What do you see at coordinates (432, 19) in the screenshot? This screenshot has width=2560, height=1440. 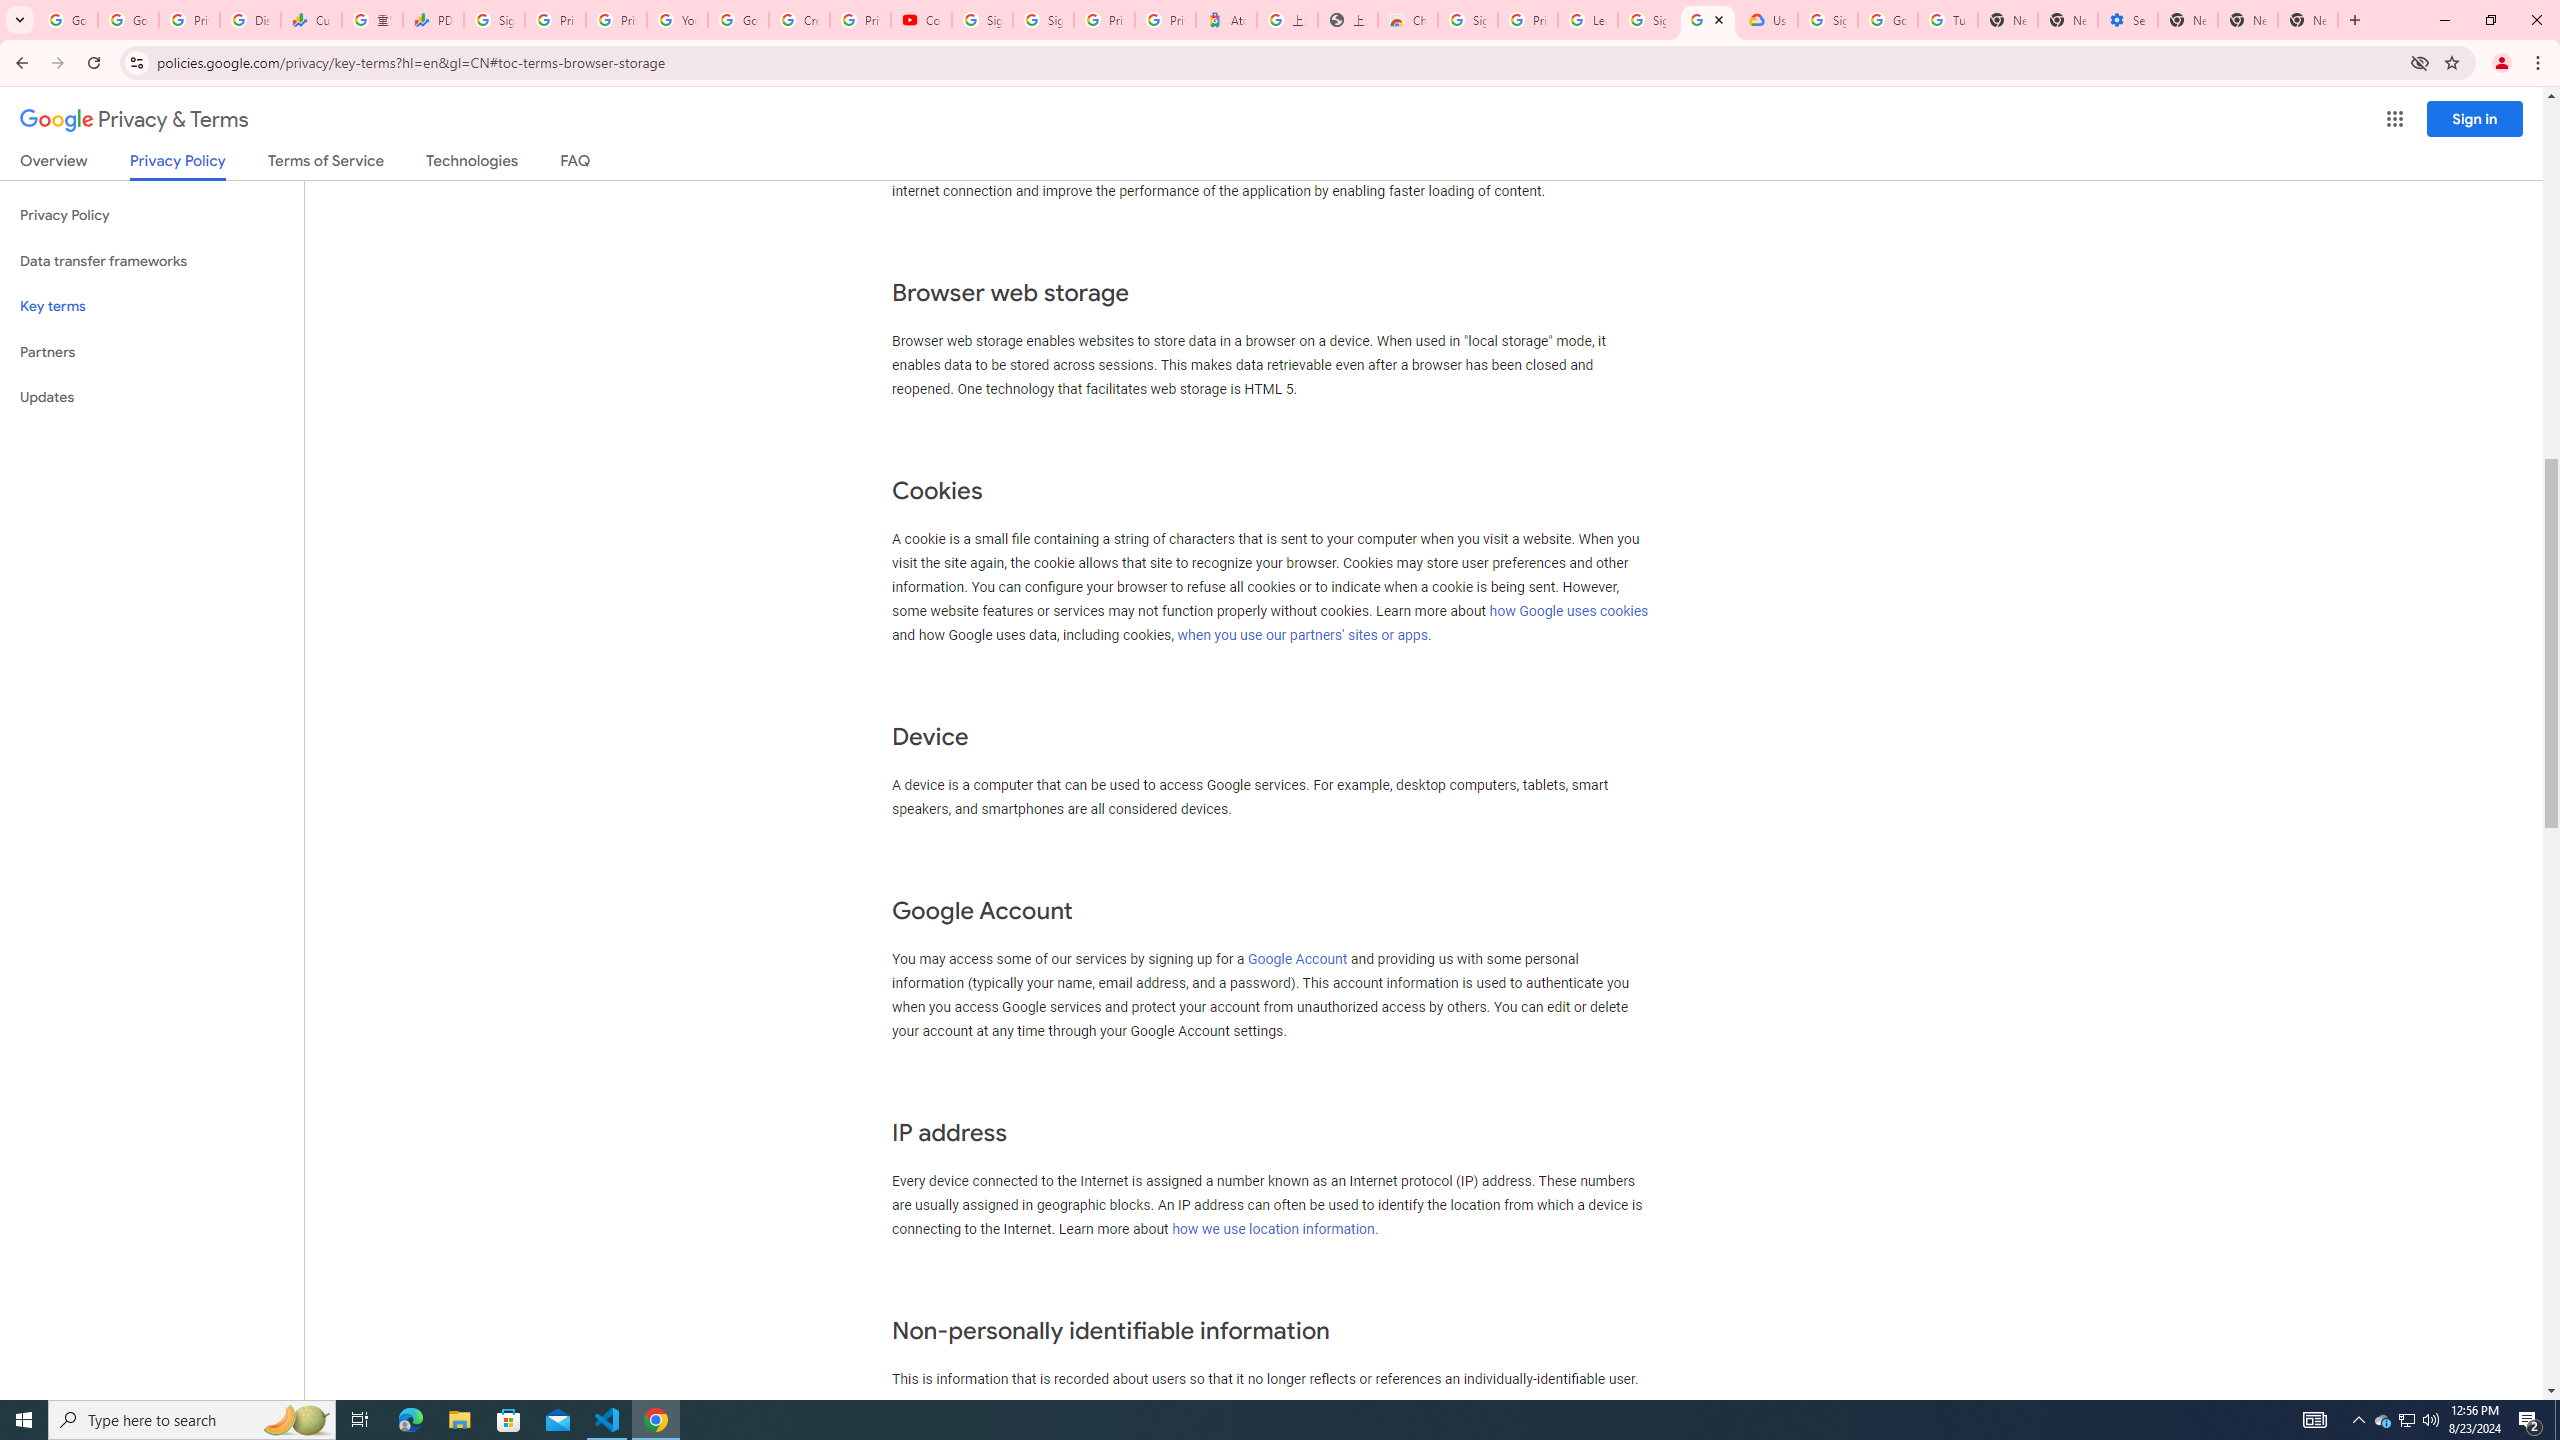 I see `'PDD Holdings Inc - ADR (PDD) Price & News - Google Finance'` at bounding box center [432, 19].